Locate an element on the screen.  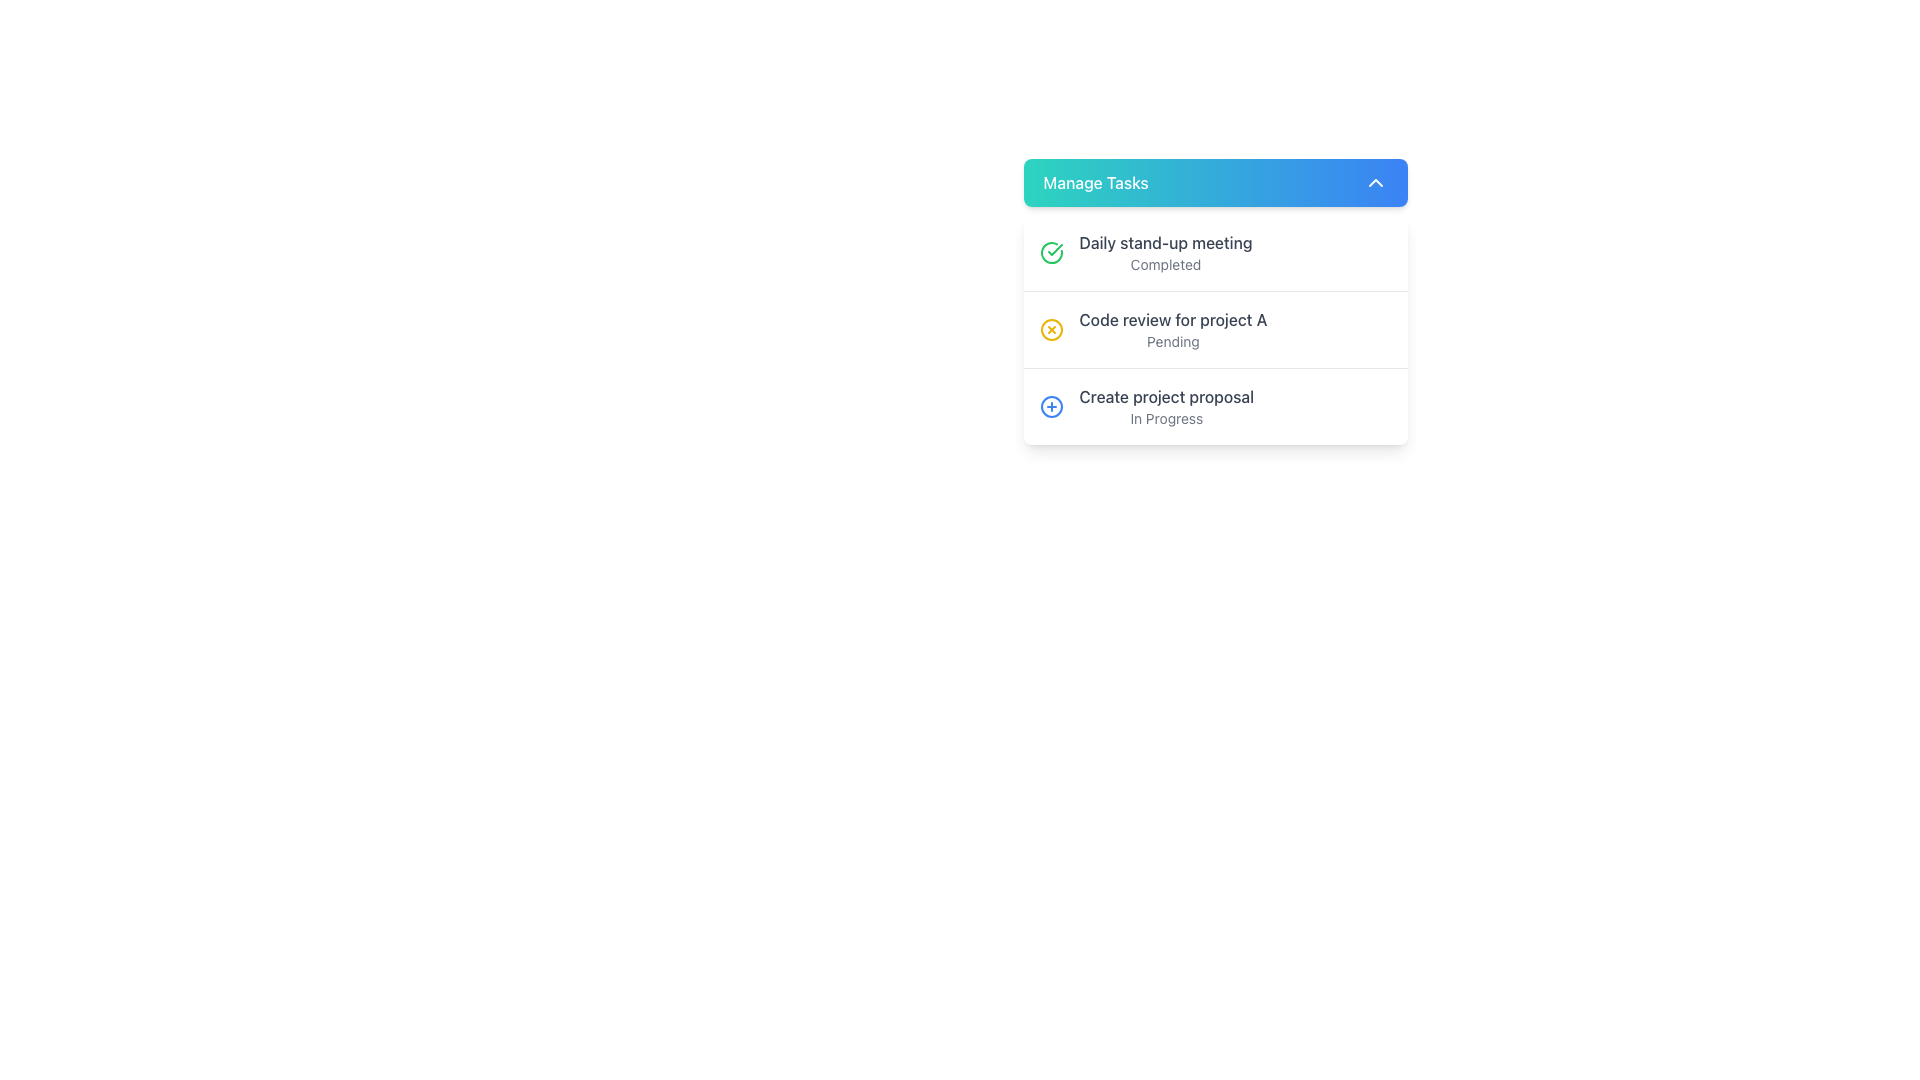
the text label displaying 'Daily stand-up meeting', which is styled with medium font weight and gray color, located within the task management panel, above the 'Completed' status is located at coordinates (1166, 242).